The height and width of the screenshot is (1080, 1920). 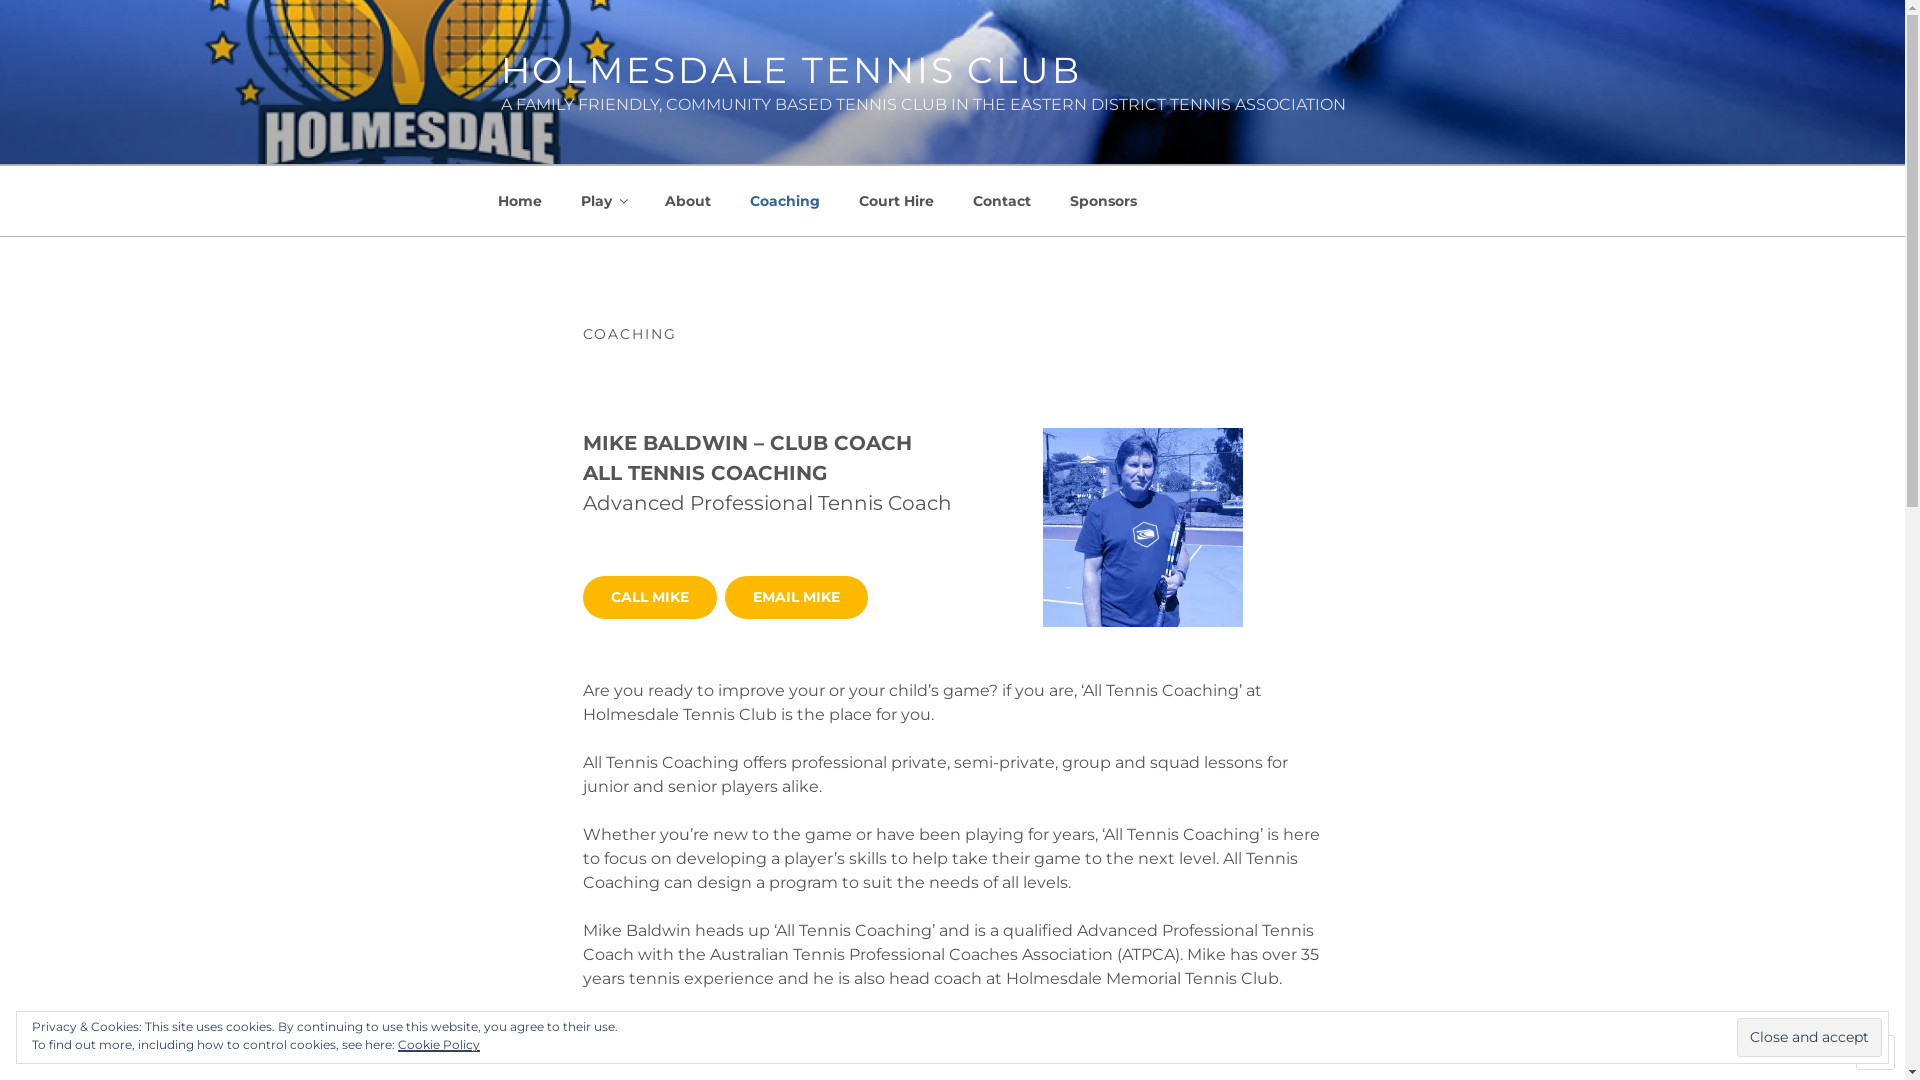 What do you see at coordinates (603, 200) in the screenshot?
I see `'Play'` at bounding box center [603, 200].